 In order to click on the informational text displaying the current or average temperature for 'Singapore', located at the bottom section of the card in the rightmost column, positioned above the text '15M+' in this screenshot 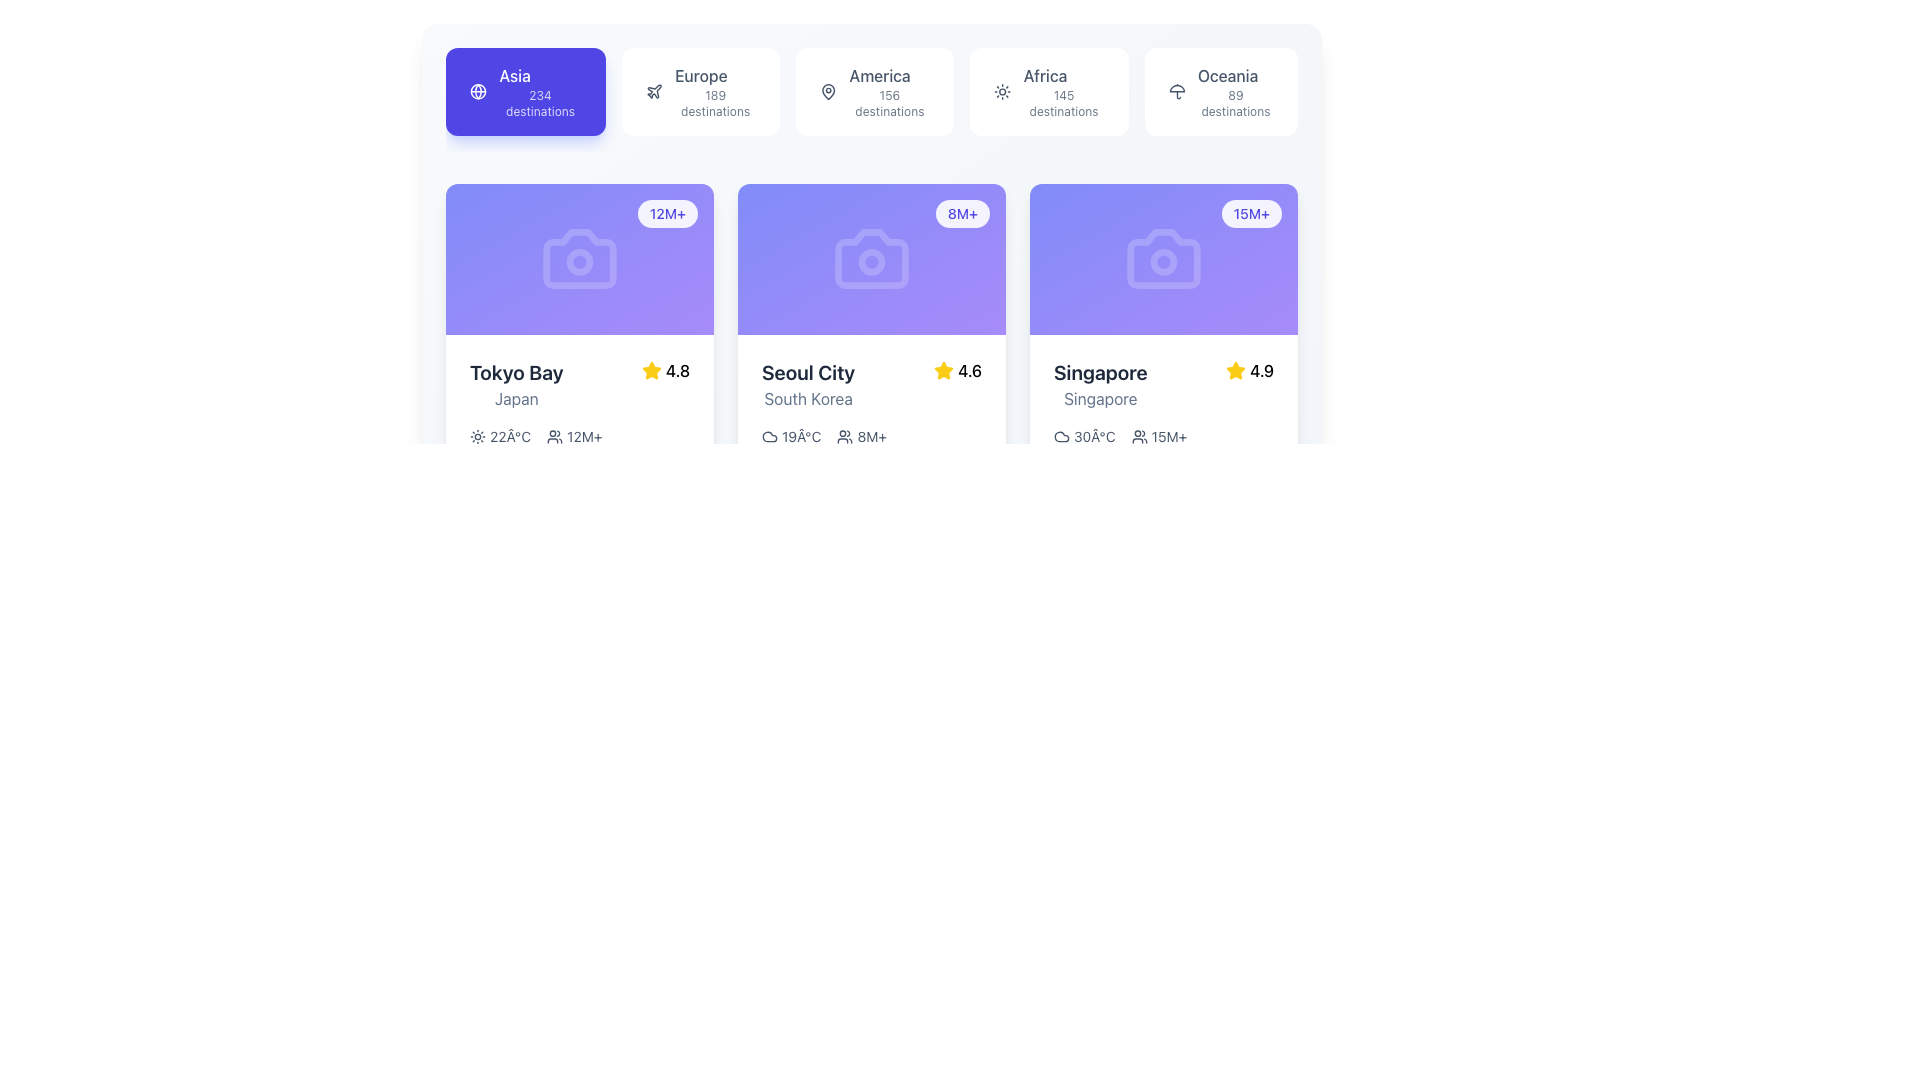, I will do `click(1083, 435)`.